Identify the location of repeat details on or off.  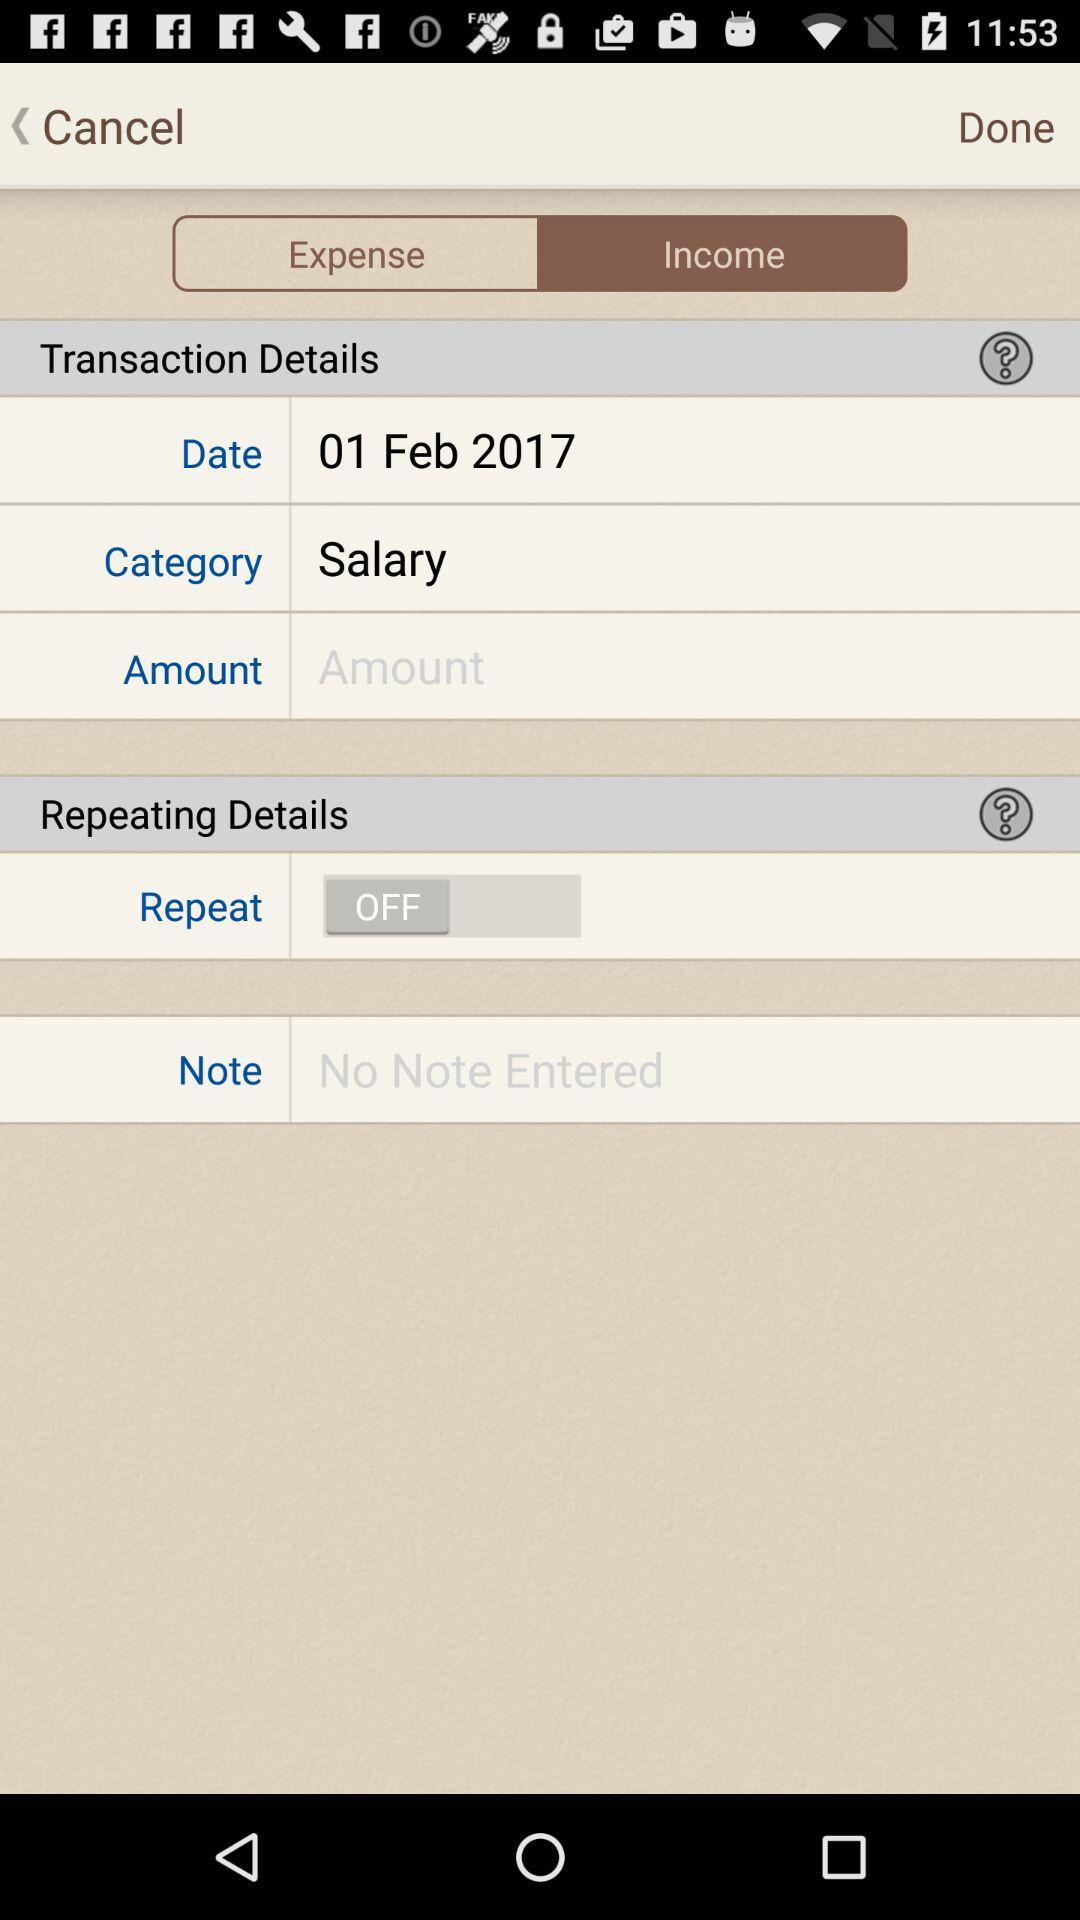
(452, 905).